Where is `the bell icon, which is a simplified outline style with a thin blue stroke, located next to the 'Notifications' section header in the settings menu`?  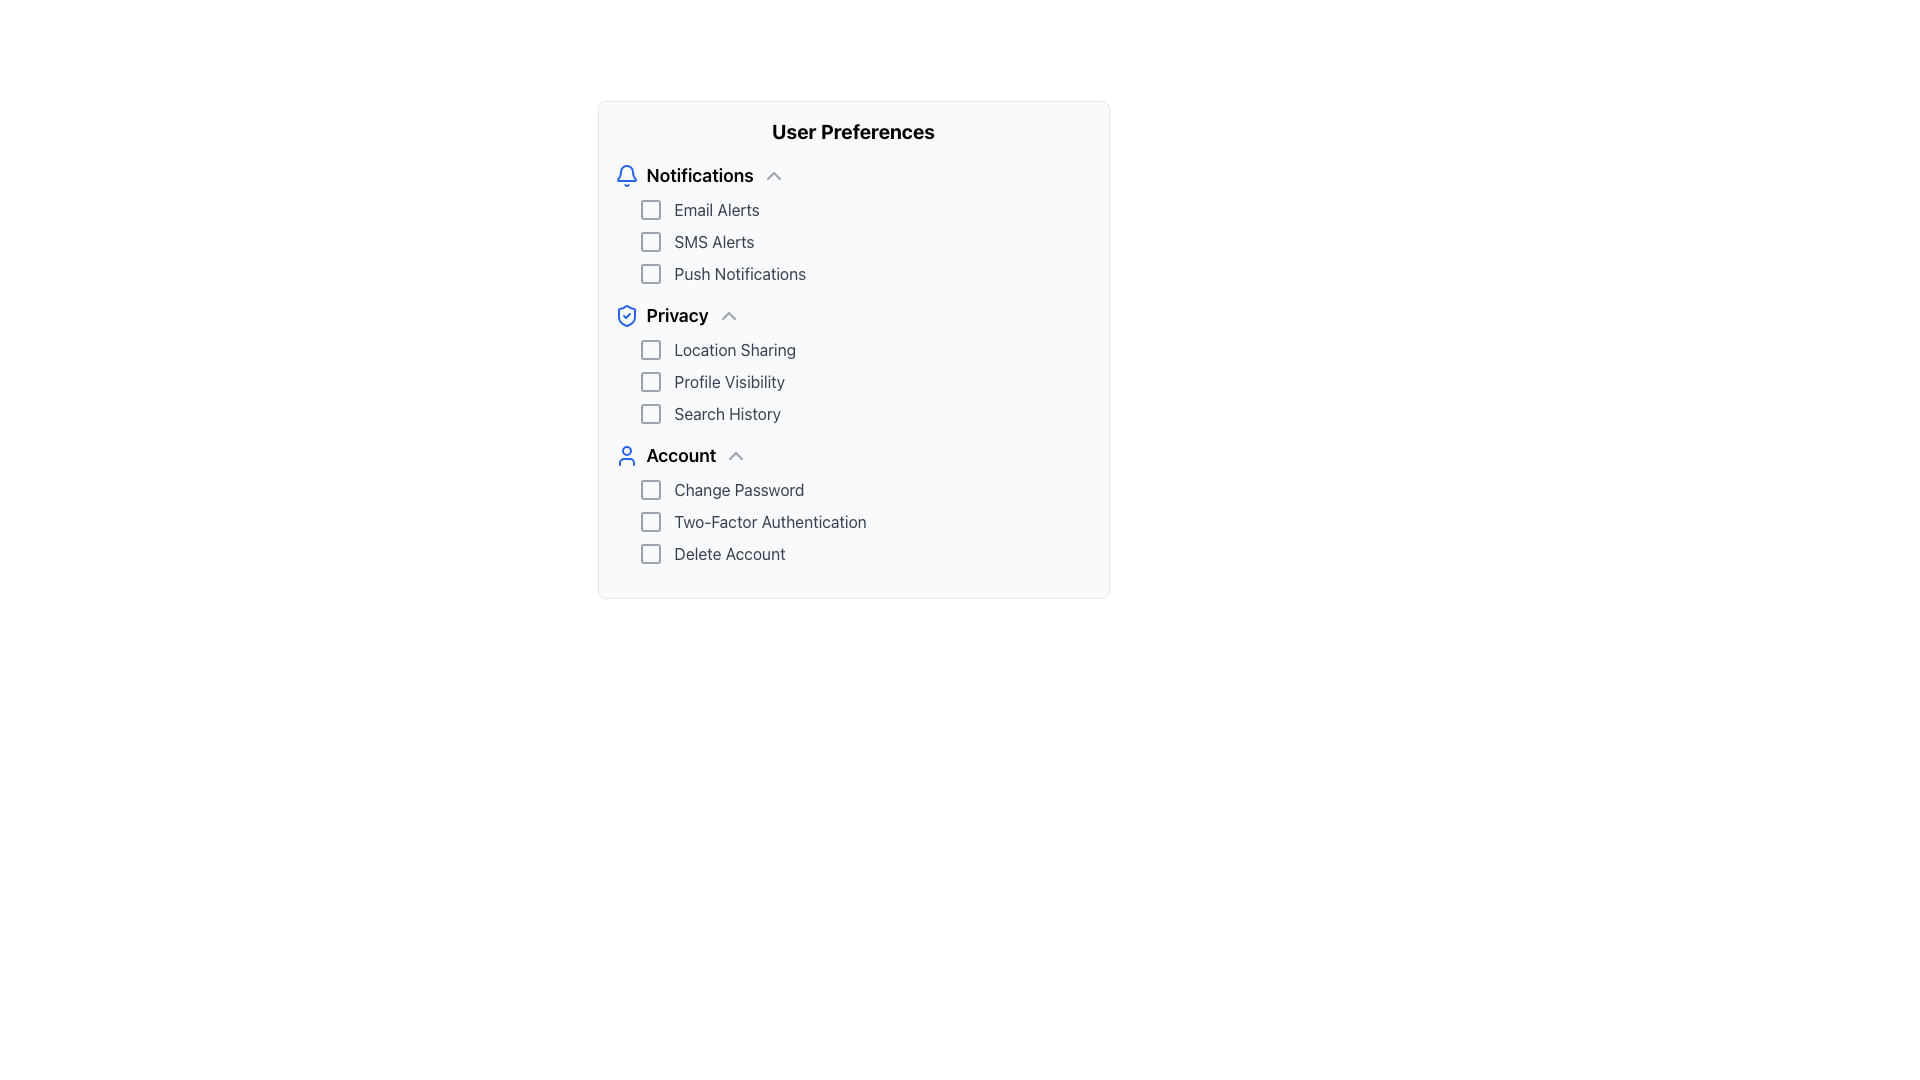
the bell icon, which is a simplified outline style with a thin blue stroke, located next to the 'Notifications' section header in the settings menu is located at coordinates (625, 172).